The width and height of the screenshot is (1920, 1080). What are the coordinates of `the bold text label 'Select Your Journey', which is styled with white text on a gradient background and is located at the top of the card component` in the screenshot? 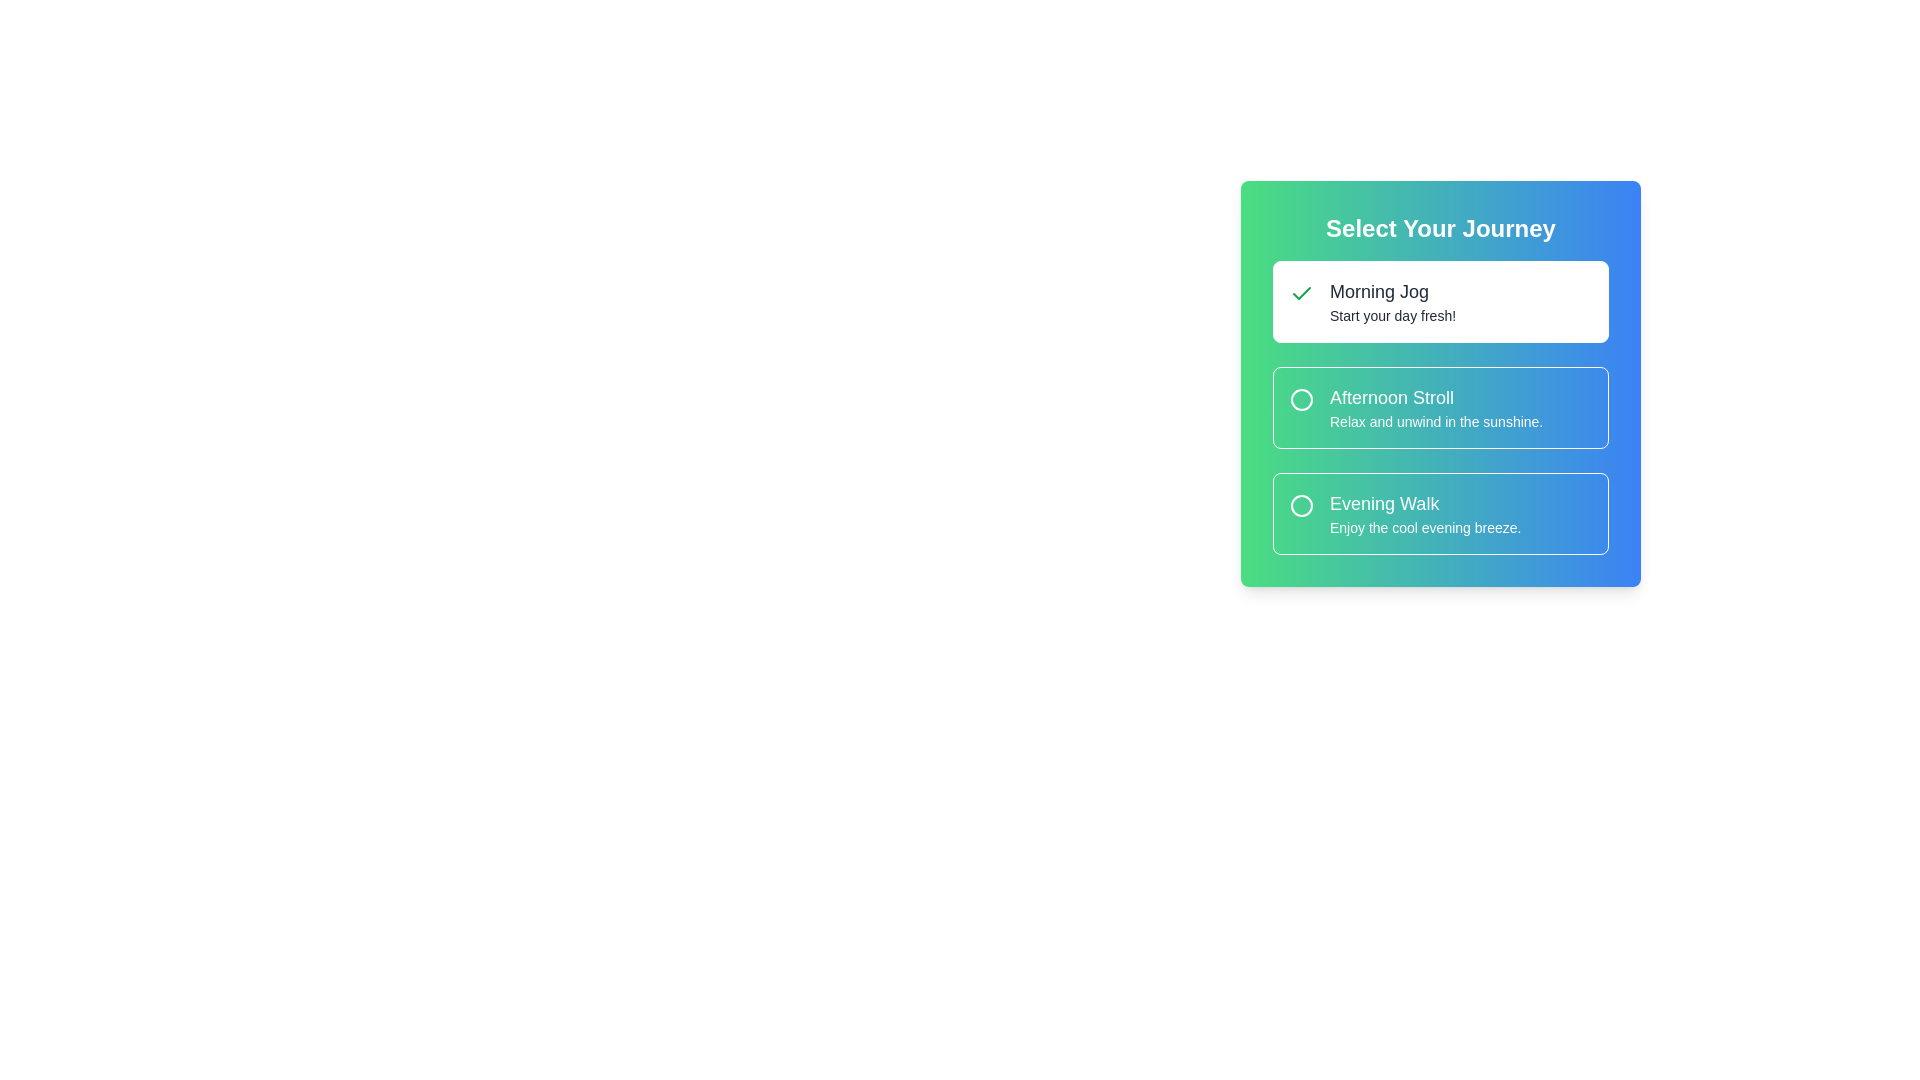 It's located at (1440, 227).